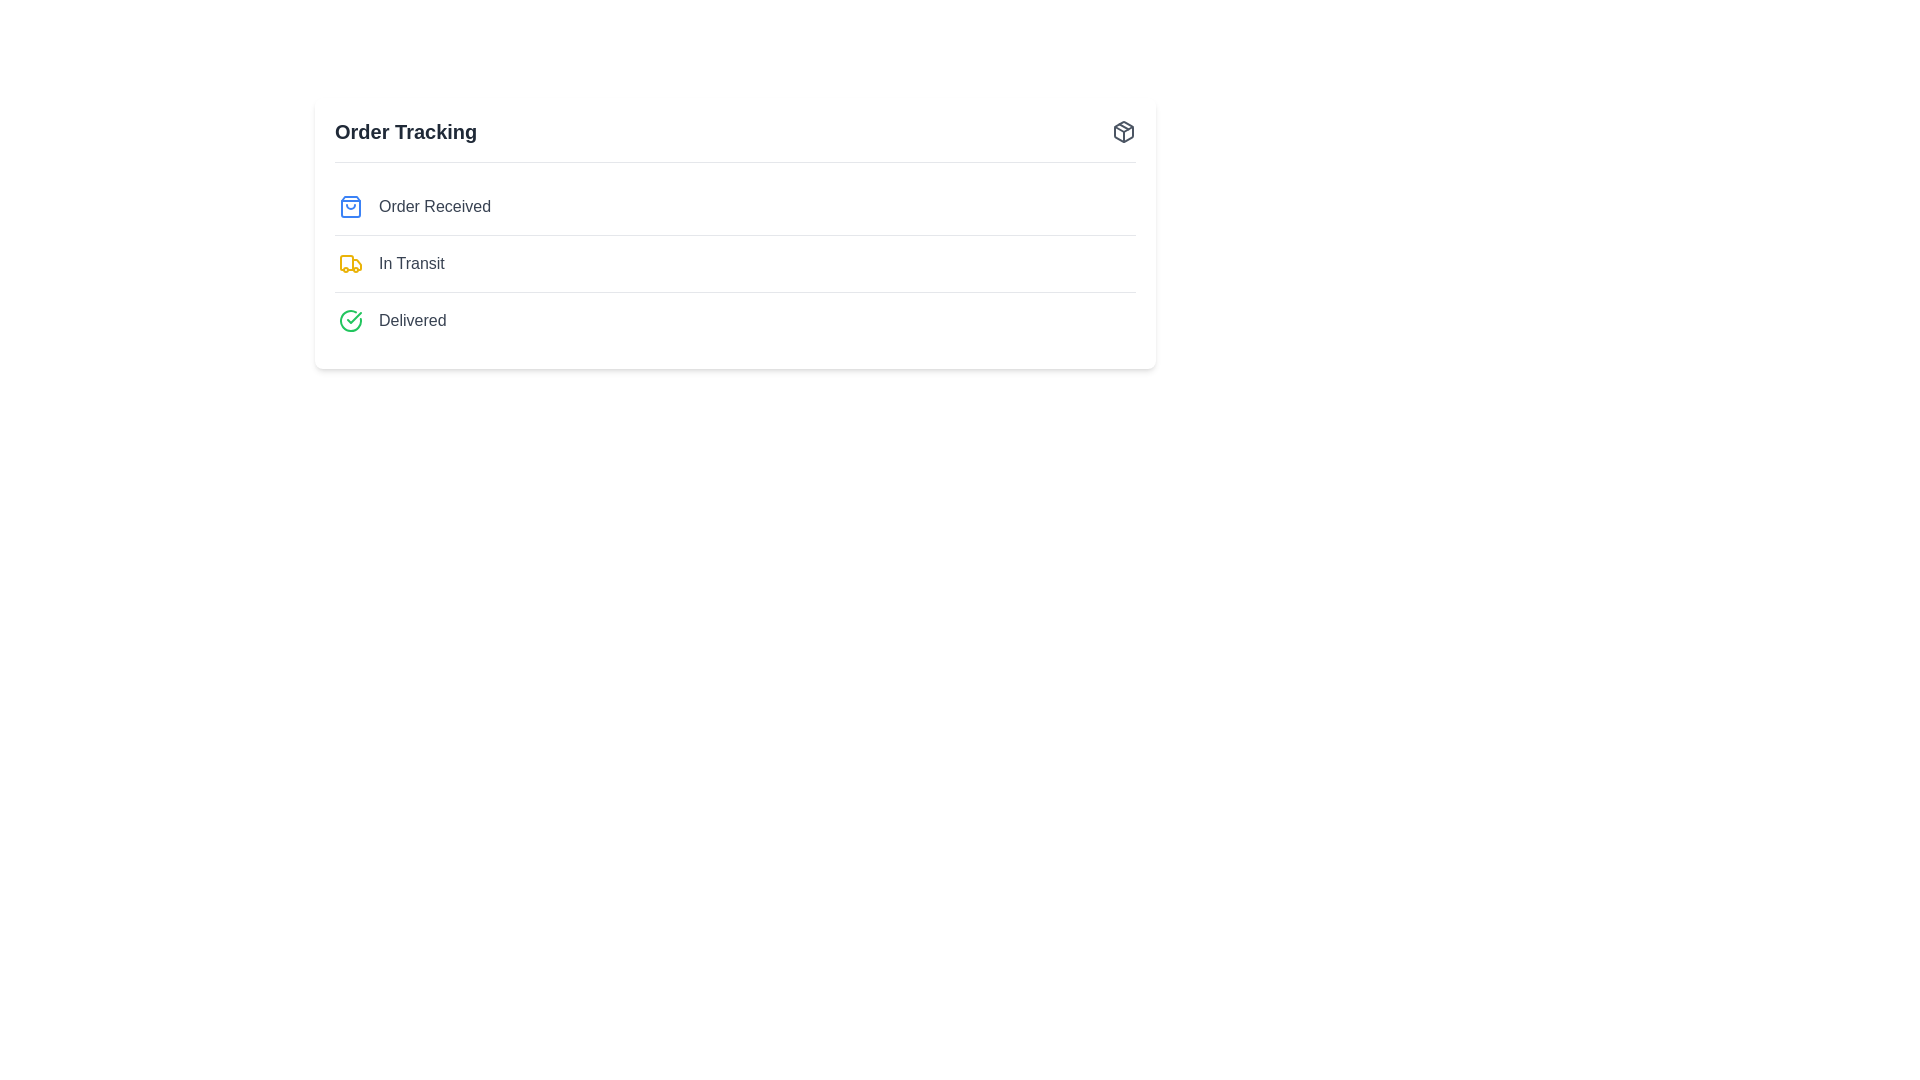 The image size is (1920, 1080). I want to click on the package icon button to toggle the visibility of the menu, so click(1123, 131).